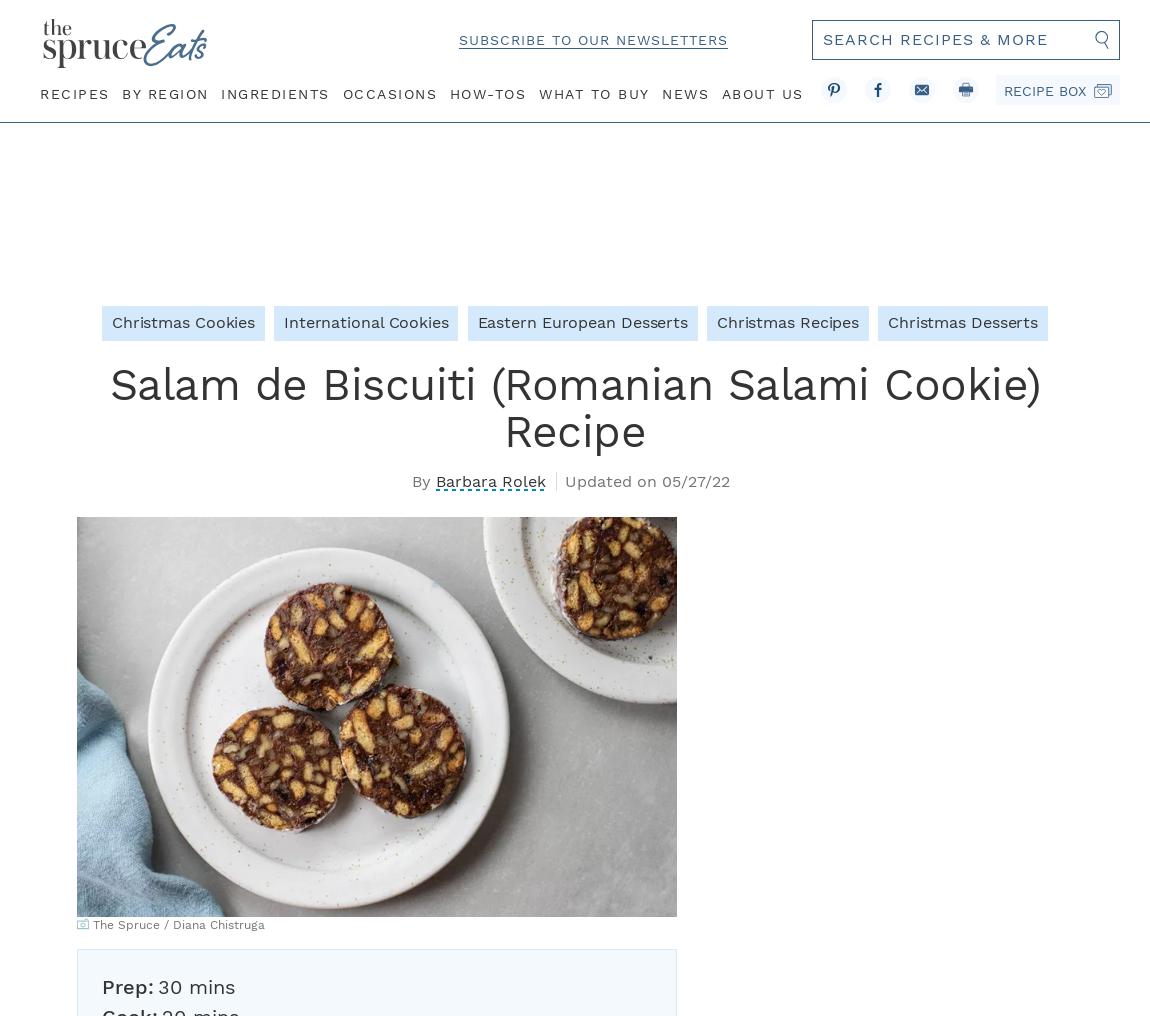 The height and width of the screenshot is (1016, 1150). Describe the element at coordinates (645, 480) in the screenshot. I see `'Updated on 05/27/22'` at that location.